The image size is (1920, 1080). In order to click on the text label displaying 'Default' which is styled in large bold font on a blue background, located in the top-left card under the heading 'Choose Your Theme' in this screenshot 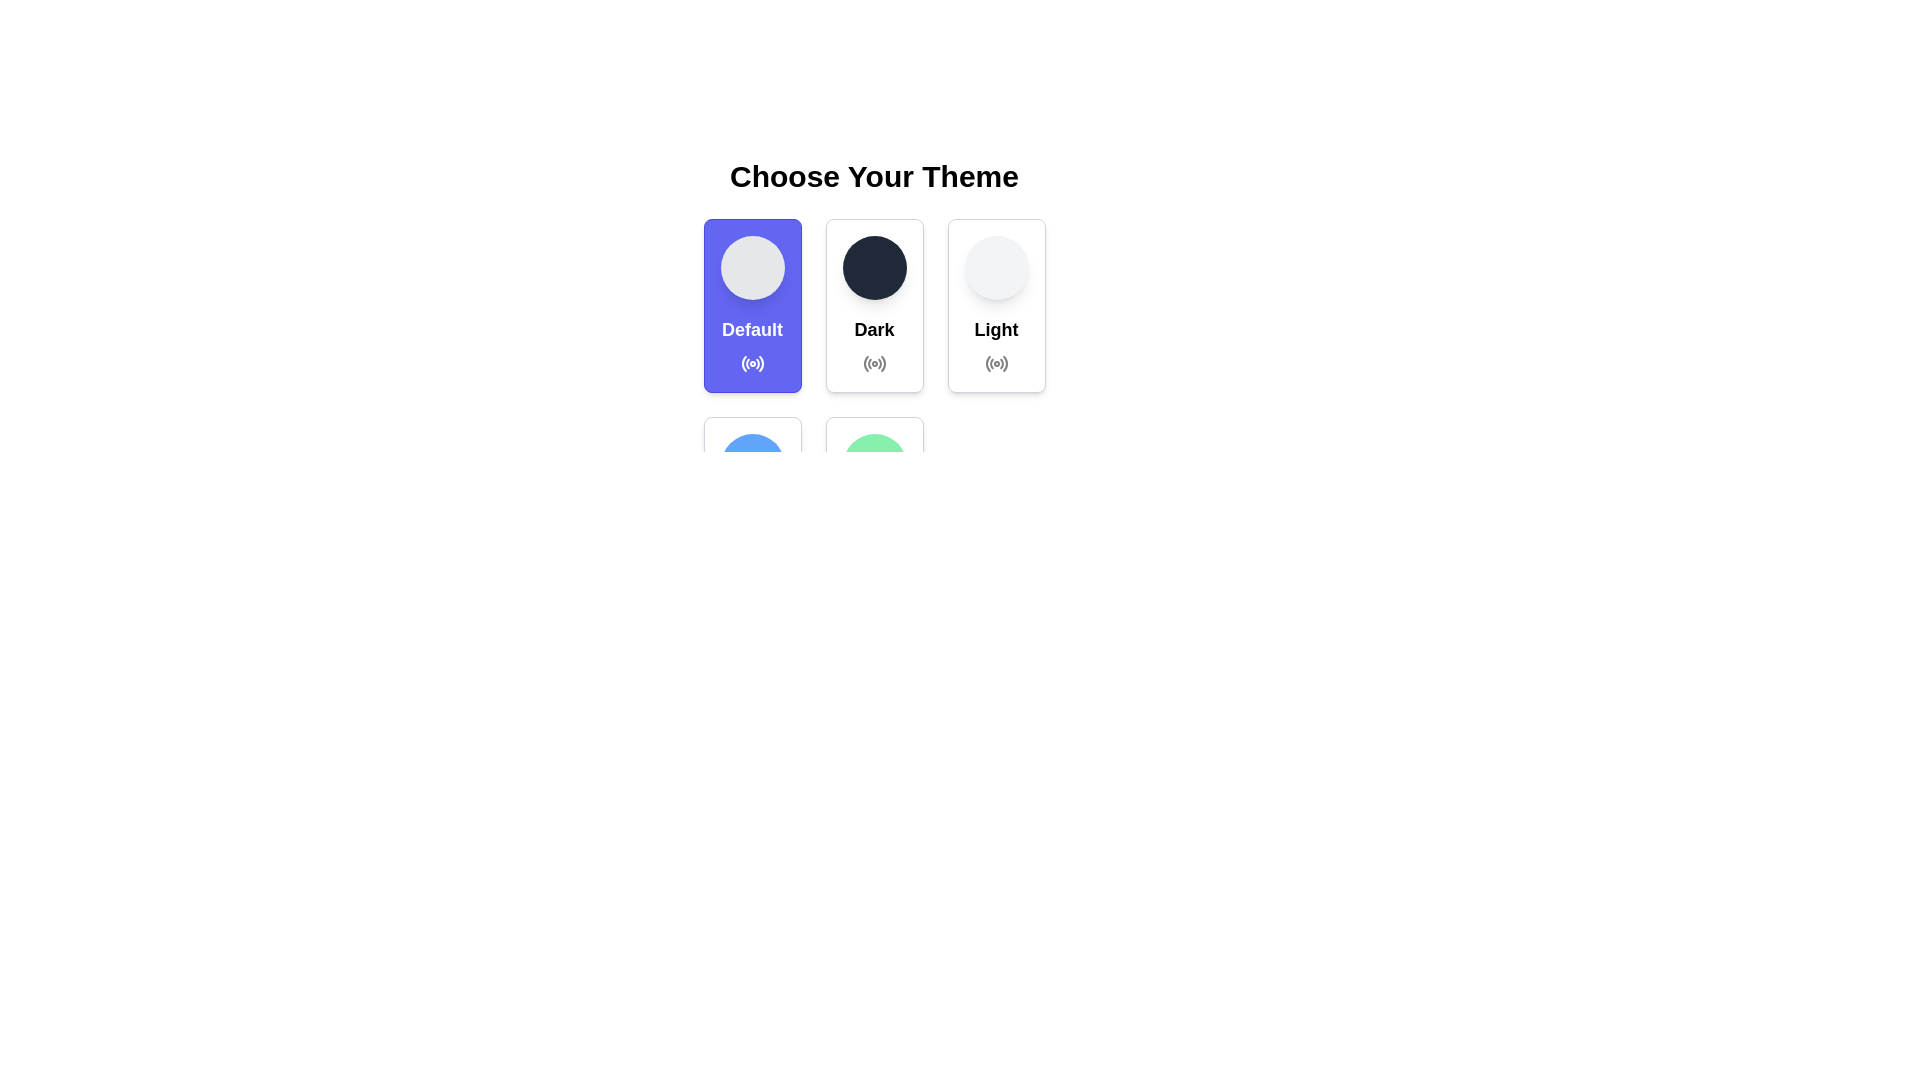, I will do `click(751, 329)`.